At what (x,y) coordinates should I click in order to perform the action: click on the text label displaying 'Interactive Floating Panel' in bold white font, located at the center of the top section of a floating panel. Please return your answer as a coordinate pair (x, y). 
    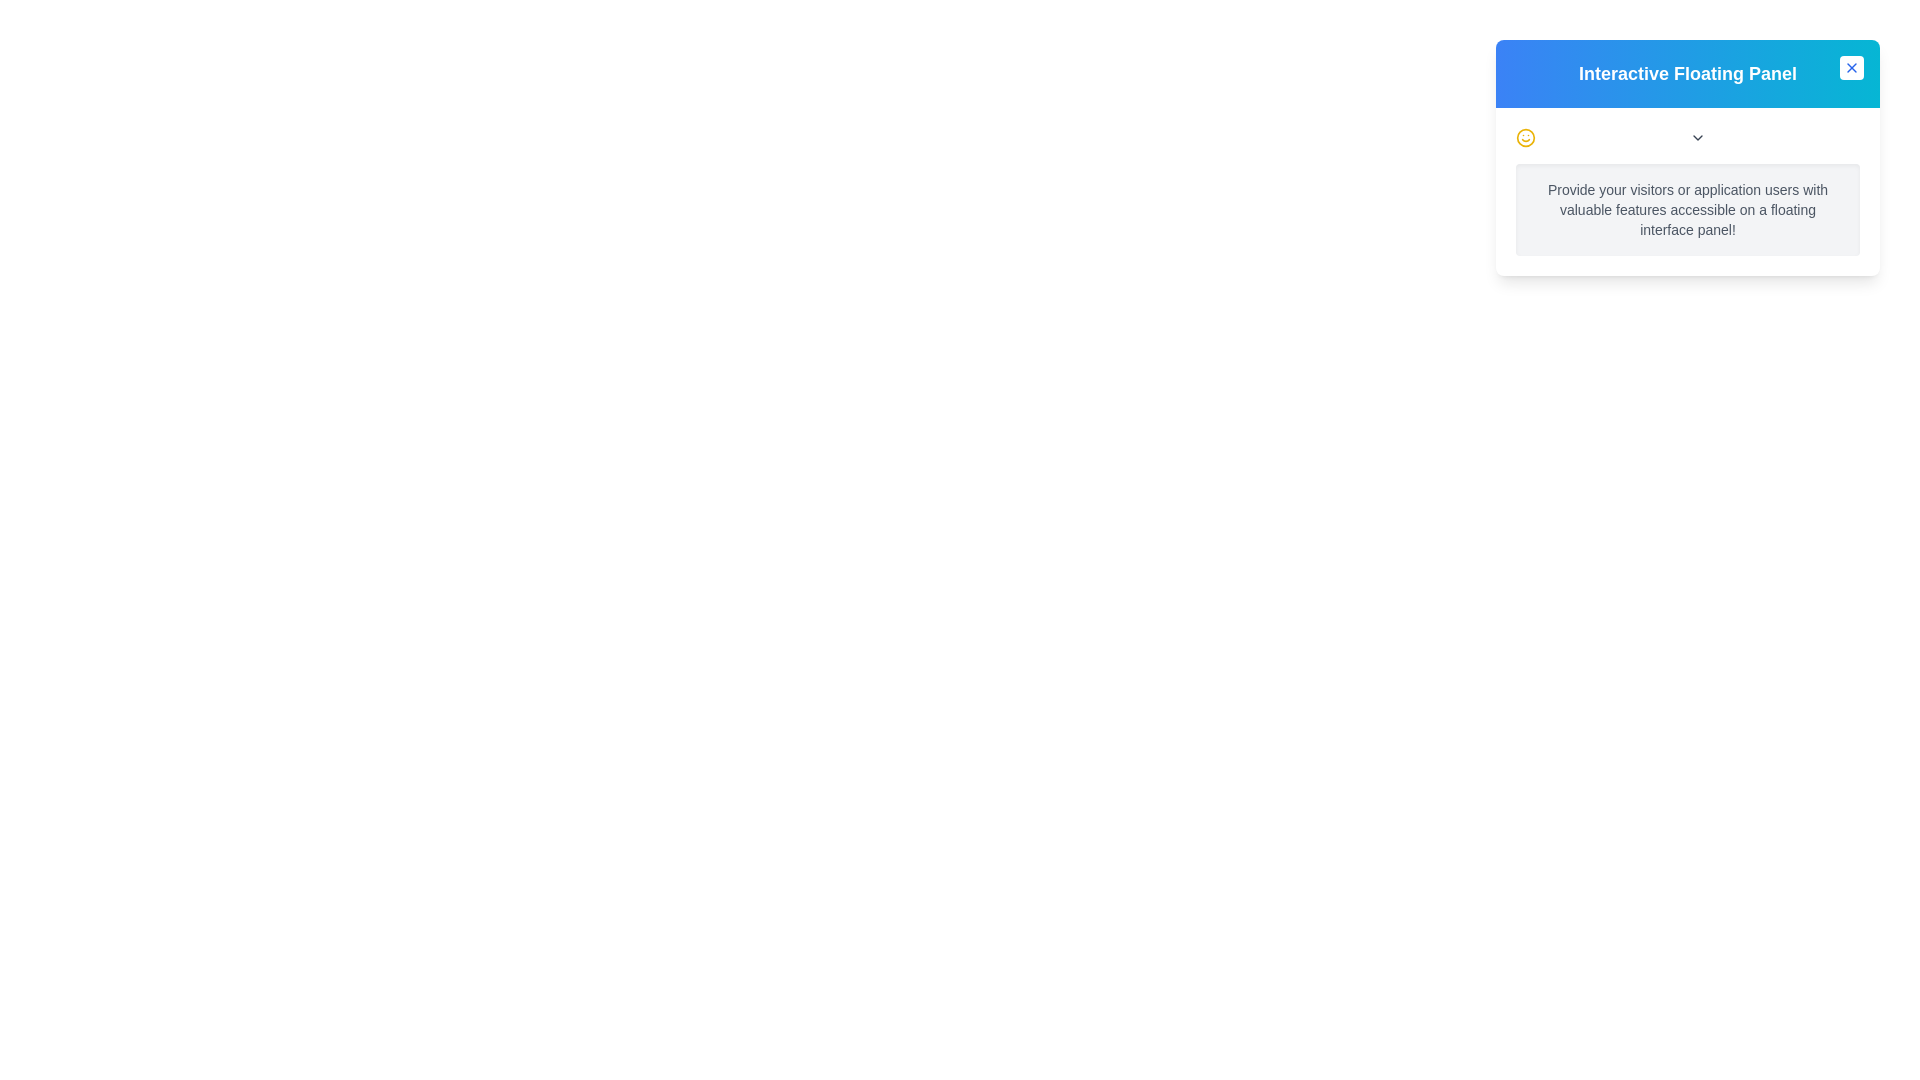
    Looking at the image, I should click on (1687, 72).